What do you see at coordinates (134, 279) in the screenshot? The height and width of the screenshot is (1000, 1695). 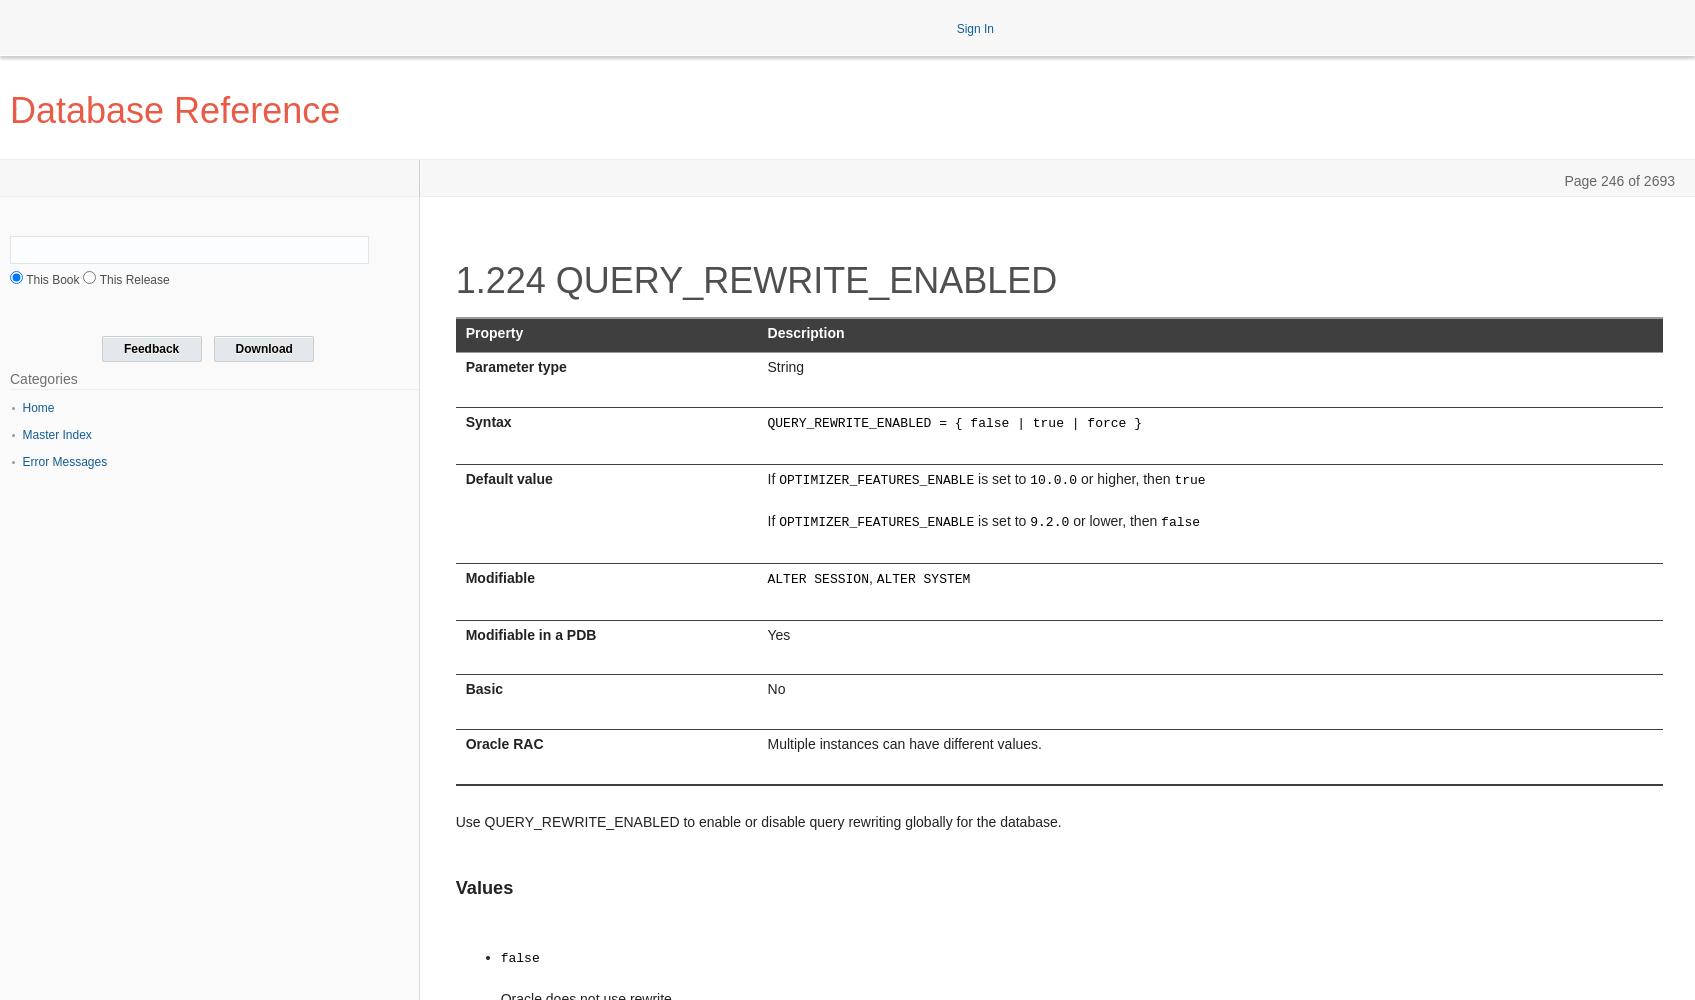 I see `'This Release'` at bounding box center [134, 279].